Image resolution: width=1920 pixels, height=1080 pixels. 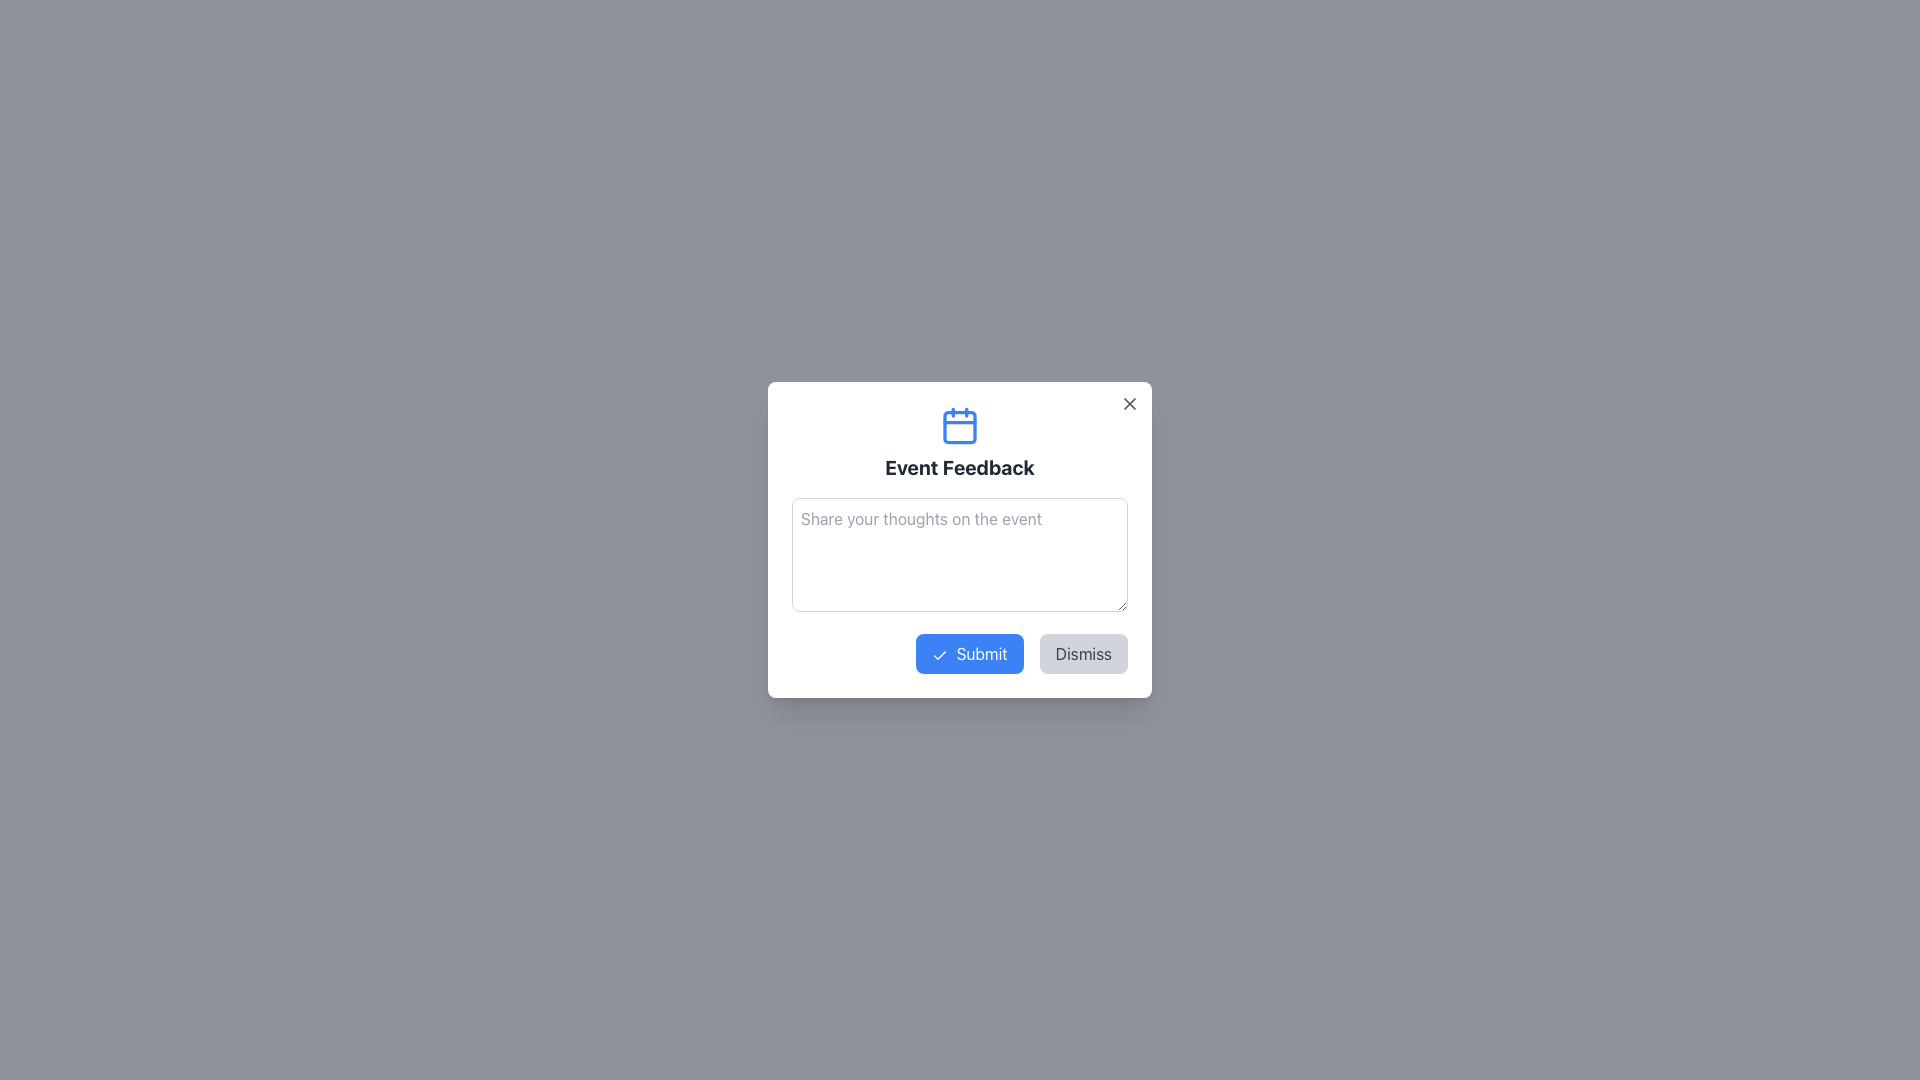 I want to click on the small, red-colored 'X' icon used for closing or dismissing pop-ups or modal dialogs, so click(x=1129, y=404).